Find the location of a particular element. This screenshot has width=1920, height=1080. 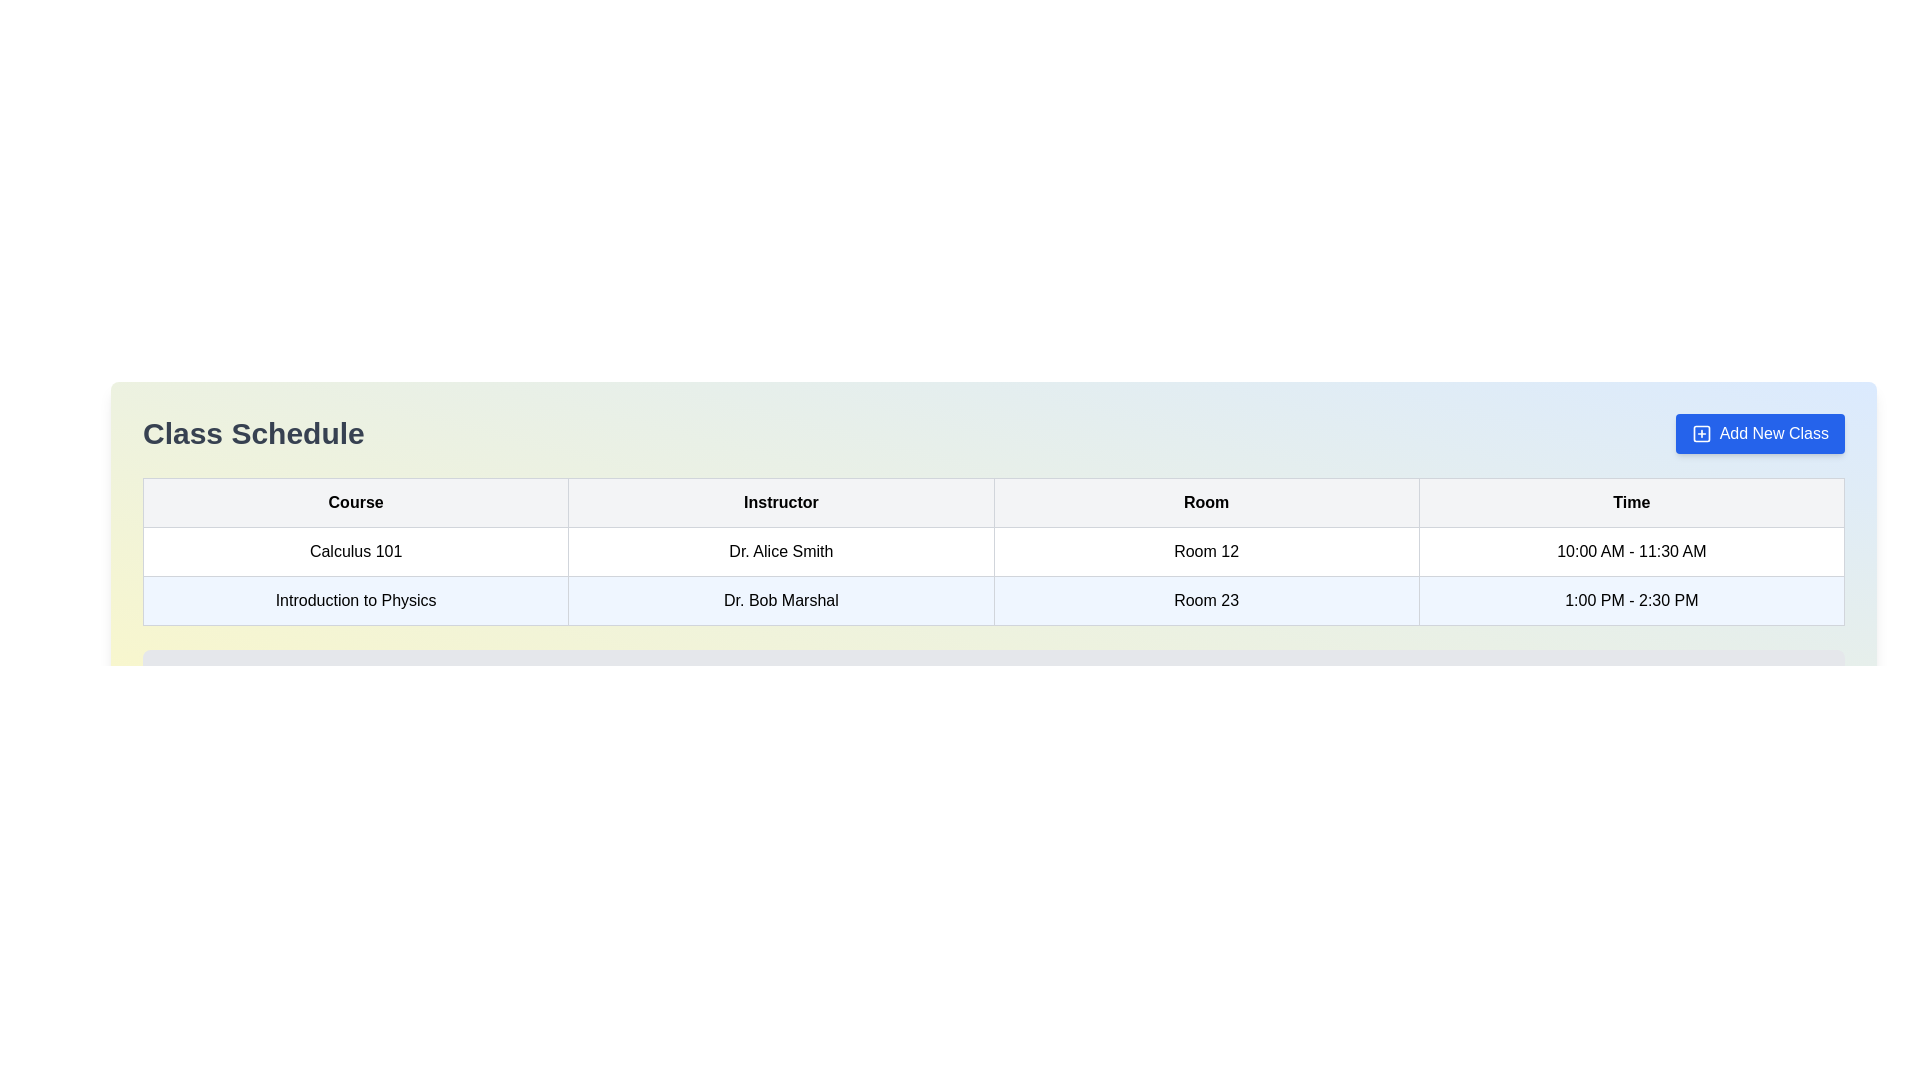

the button located at the top-right corner of the header bar titled 'Class Schedule' is located at coordinates (1760, 433).